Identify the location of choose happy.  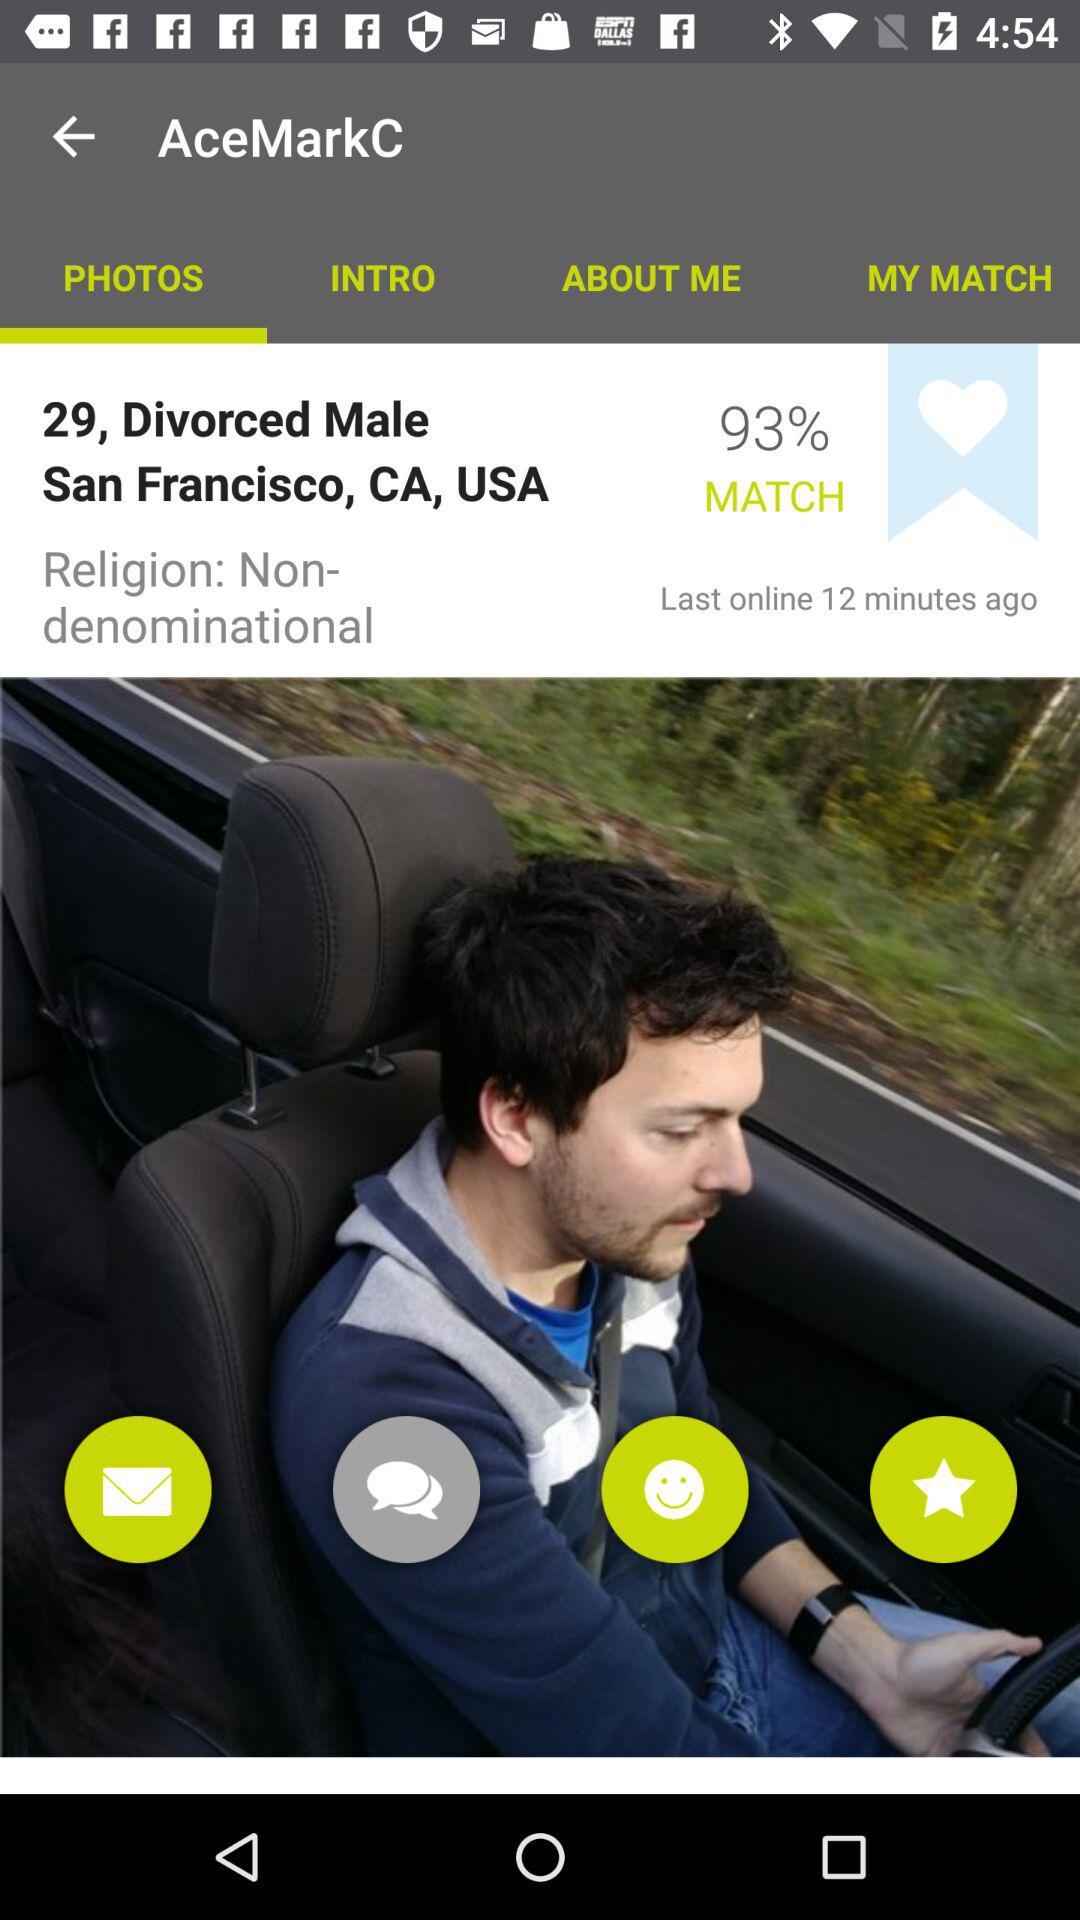
(675, 1489).